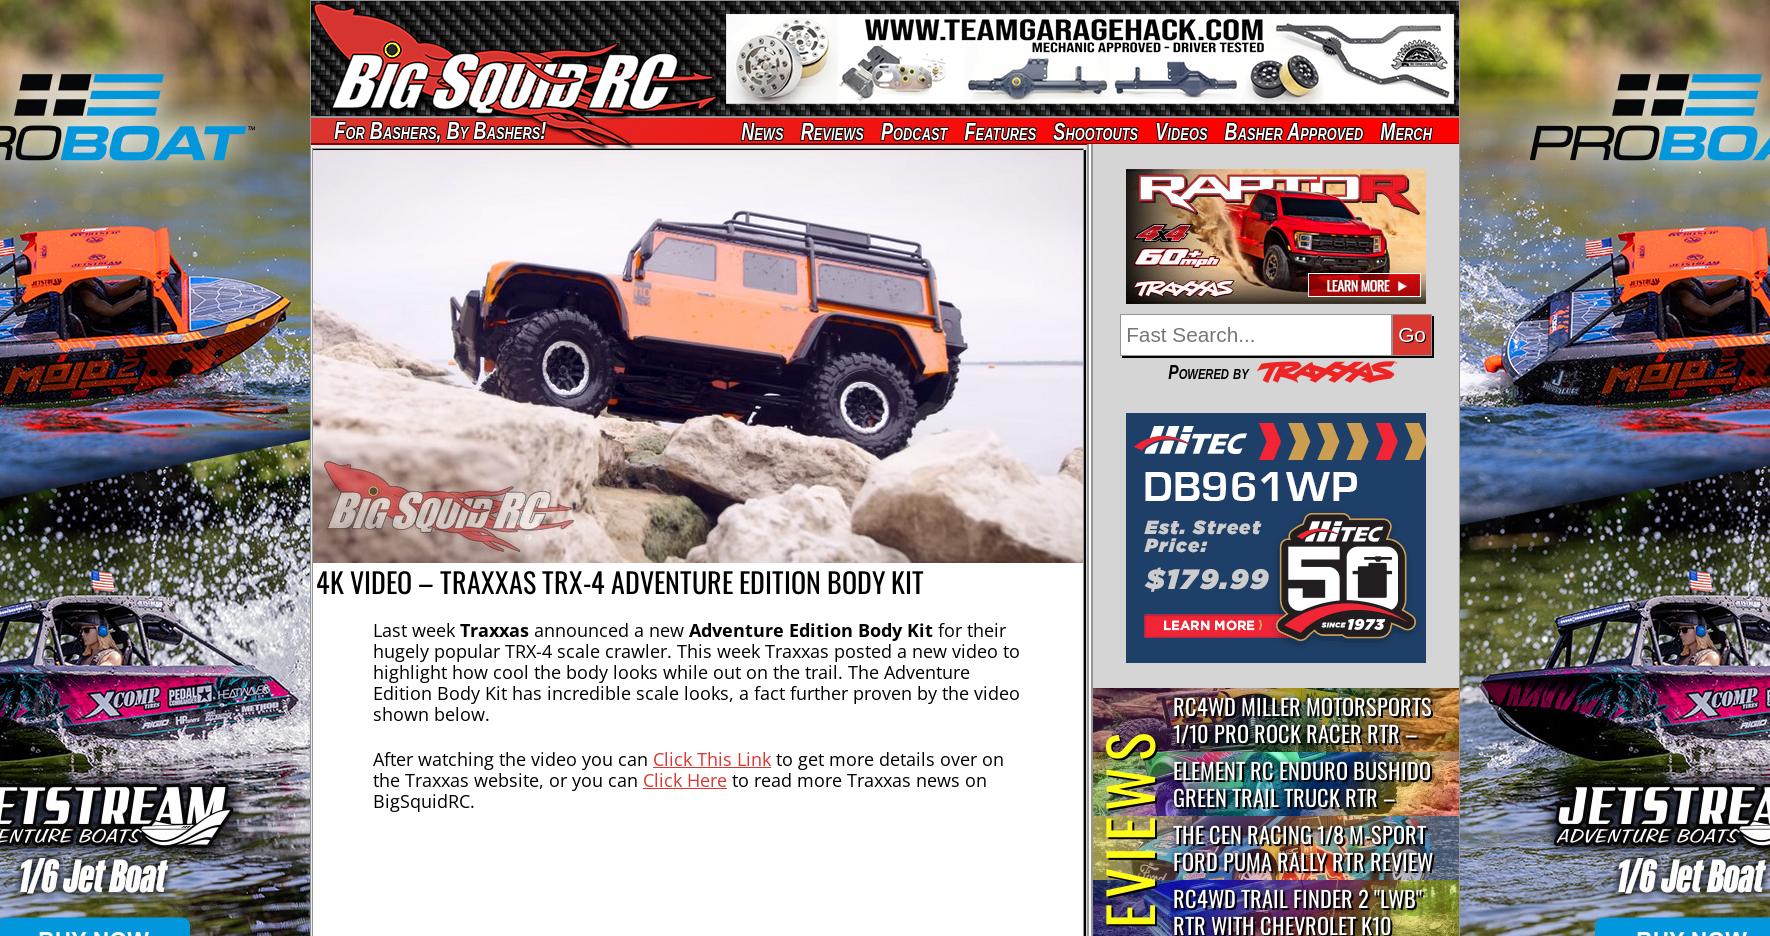 The width and height of the screenshot is (1770, 936). Describe the element at coordinates (811, 627) in the screenshot. I see `'Adventure Edition Body Kit'` at that location.